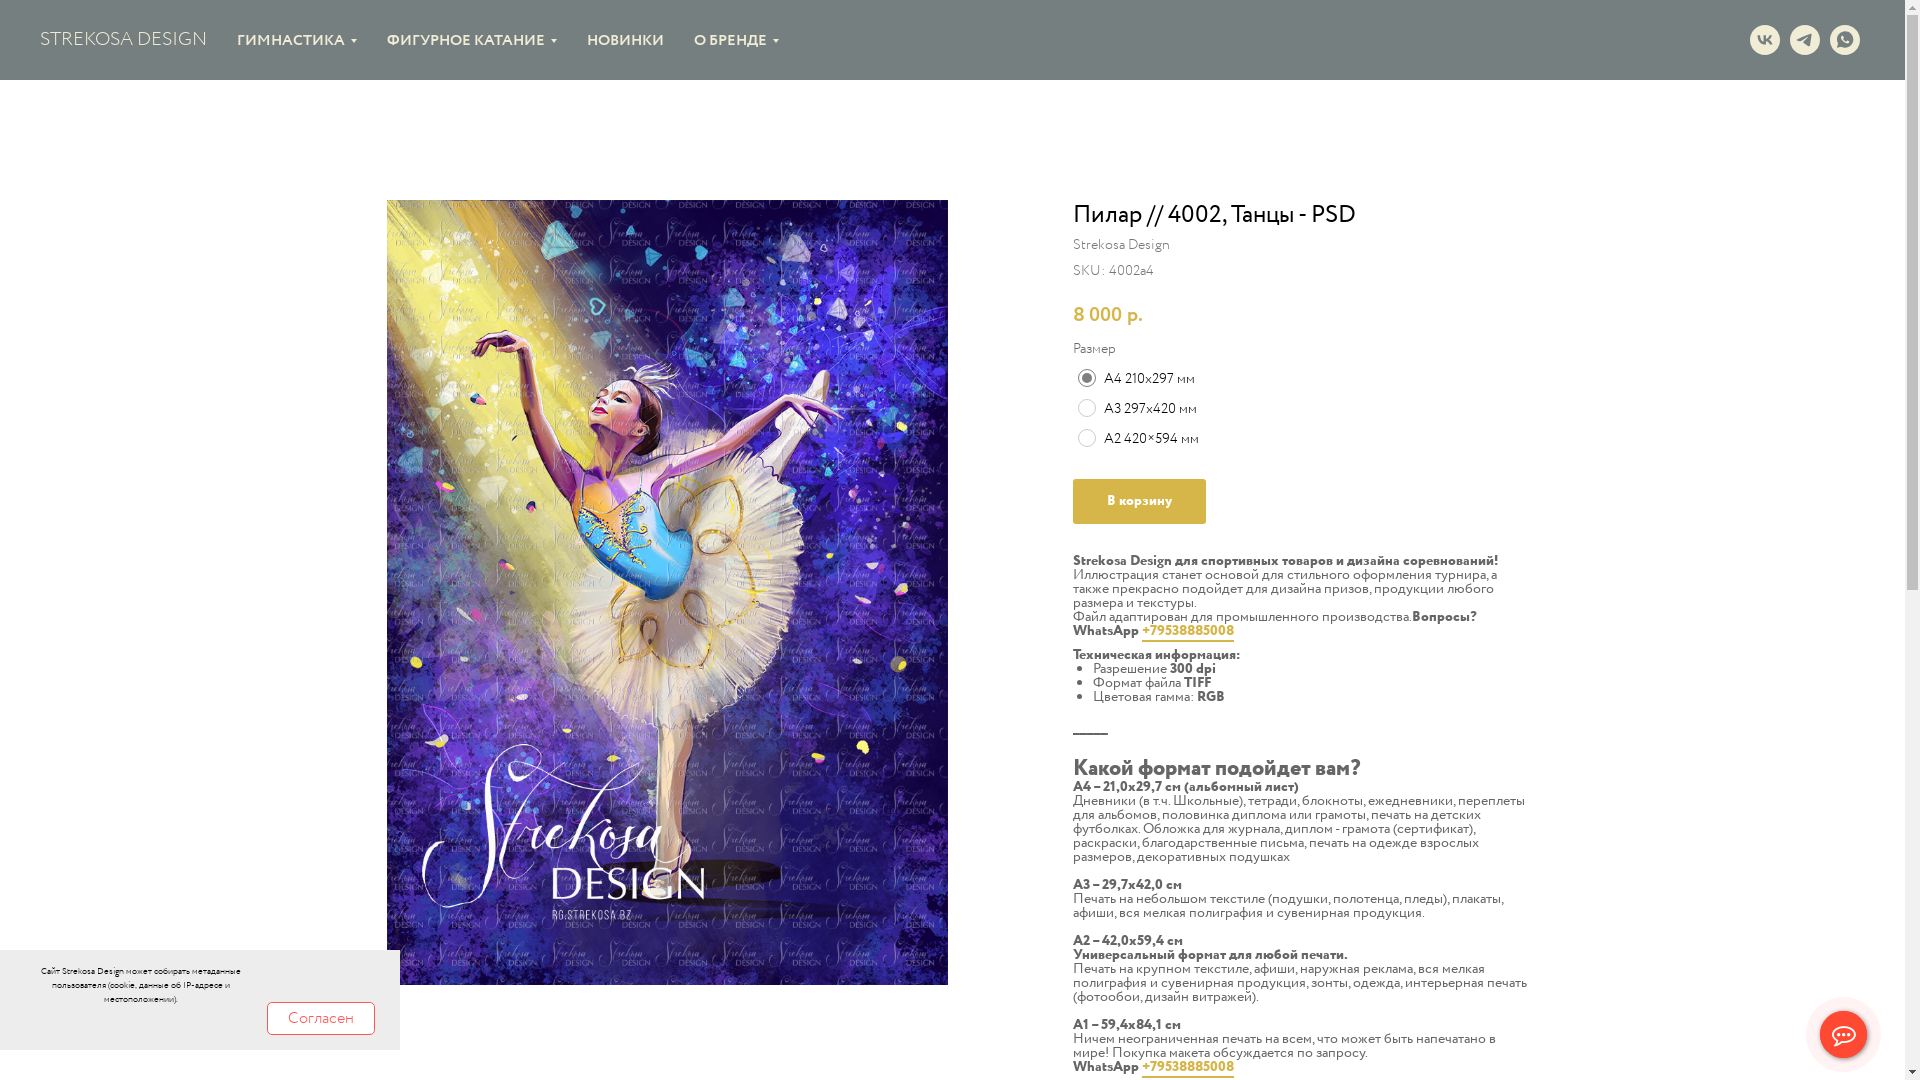  Describe the element at coordinates (1188, 631) in the screenshot. I see `'+79538885008'` at that location.